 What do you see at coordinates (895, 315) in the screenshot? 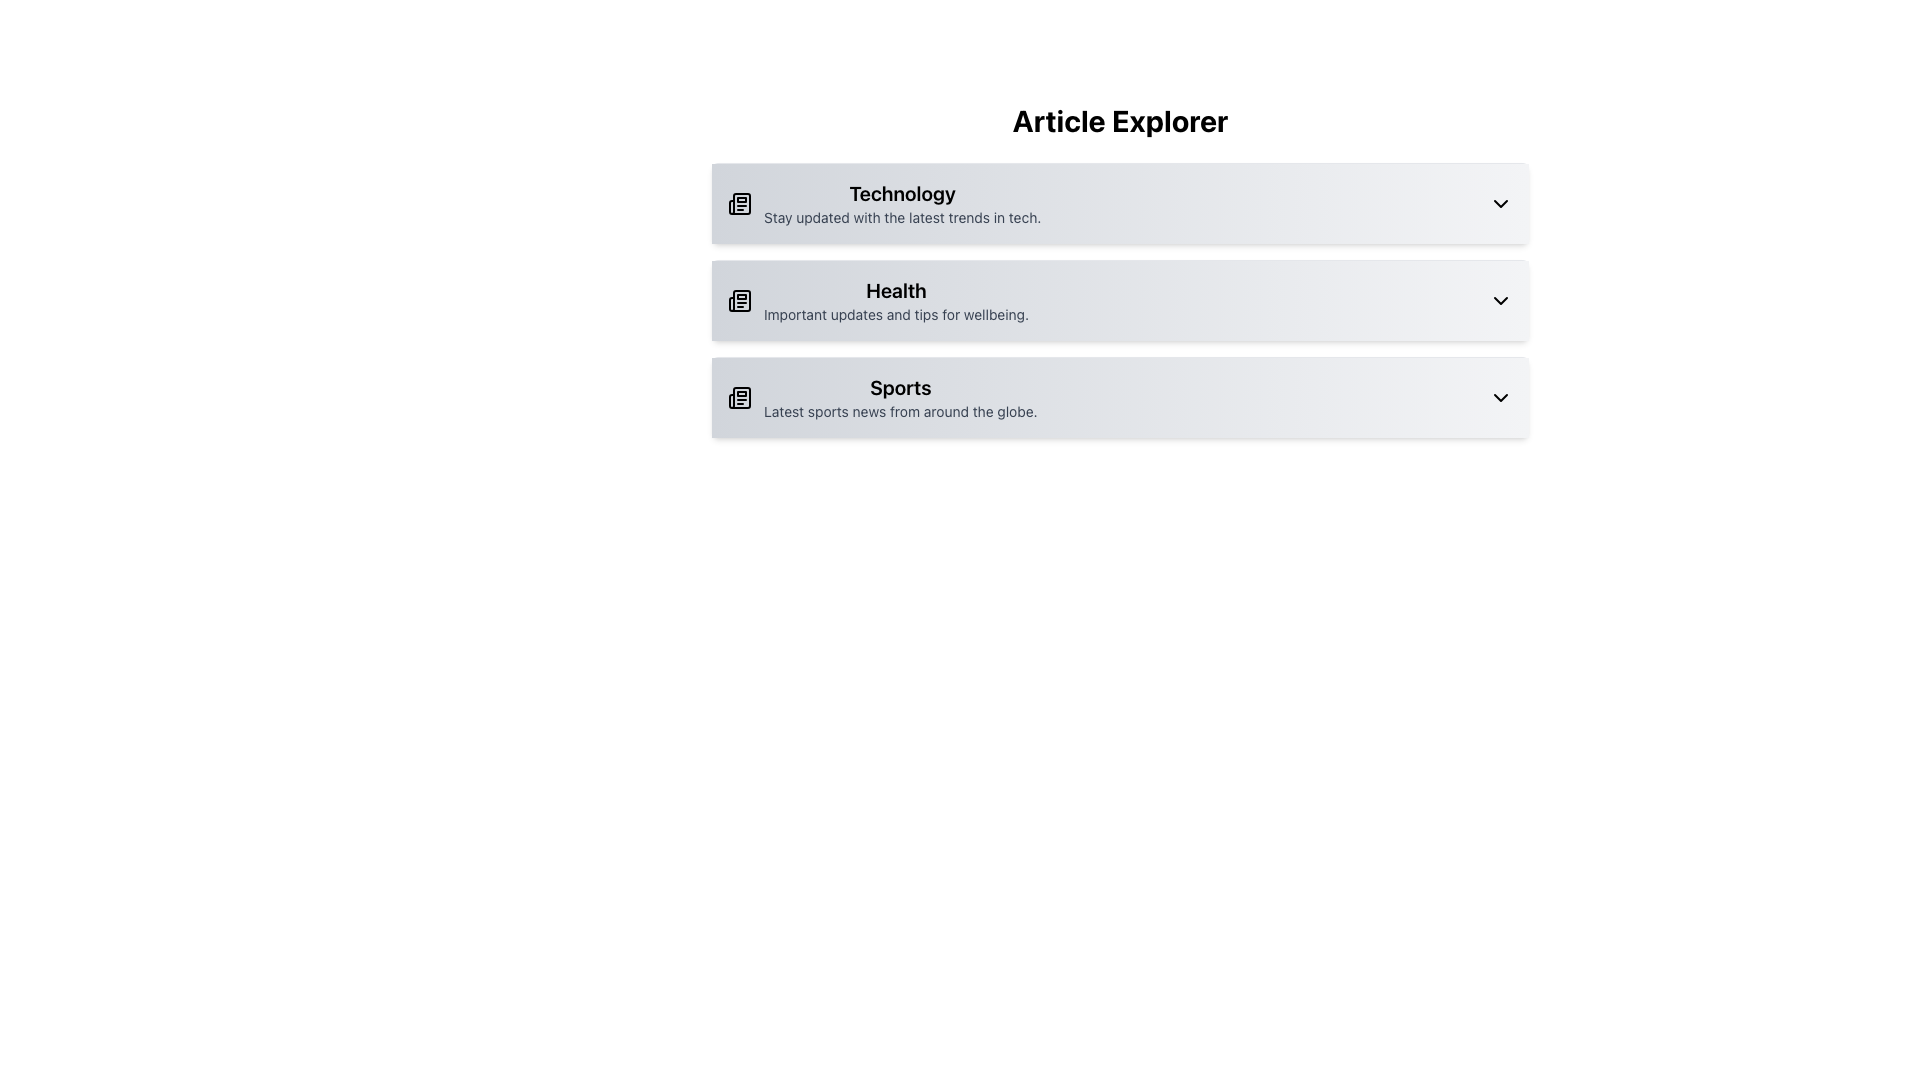
I see `text content located directly below the 'Health' title, which provides a brief description or summary related to the 'Health' section` at bounding box center [895, 315].